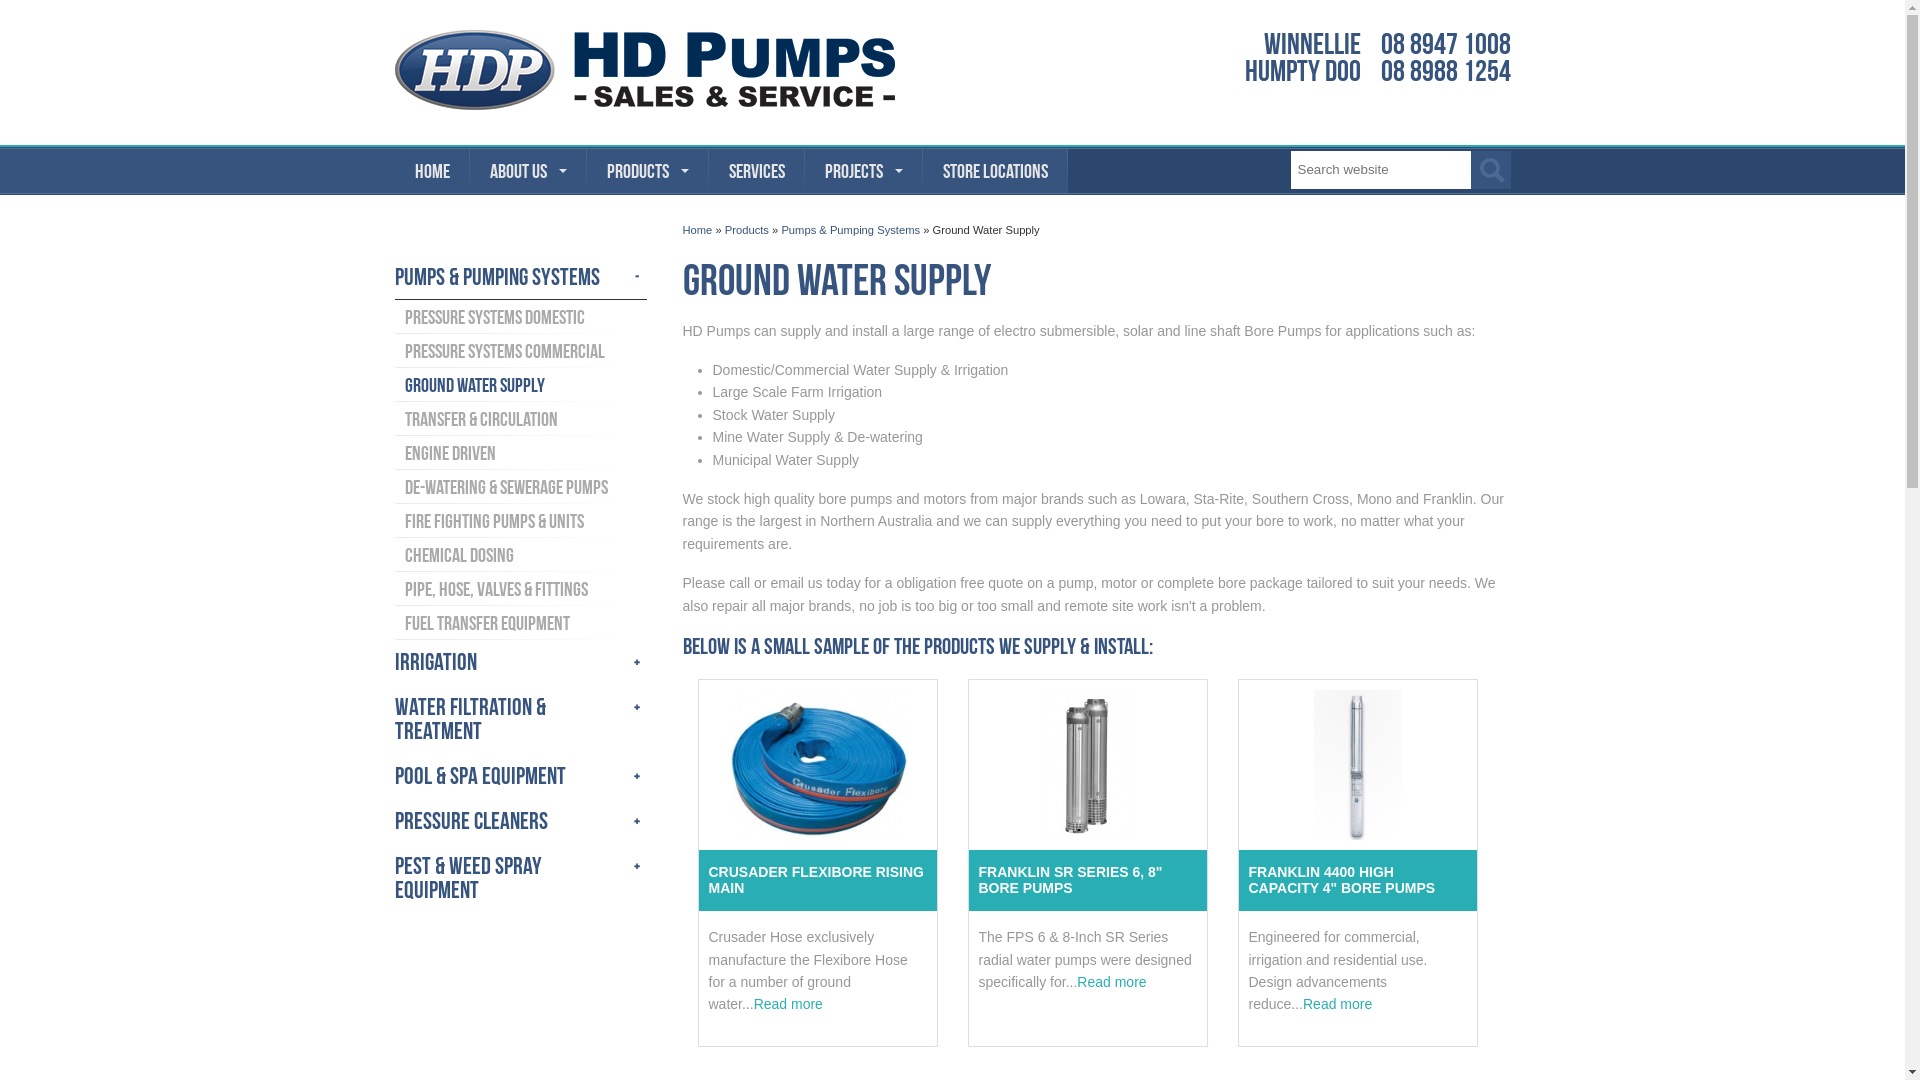 The width and height of the screenshot is (1920, 1080). What do you see at coordinates (746, 229) in the screenshot?
I see `'Products'` at bounding box center [746, 229].